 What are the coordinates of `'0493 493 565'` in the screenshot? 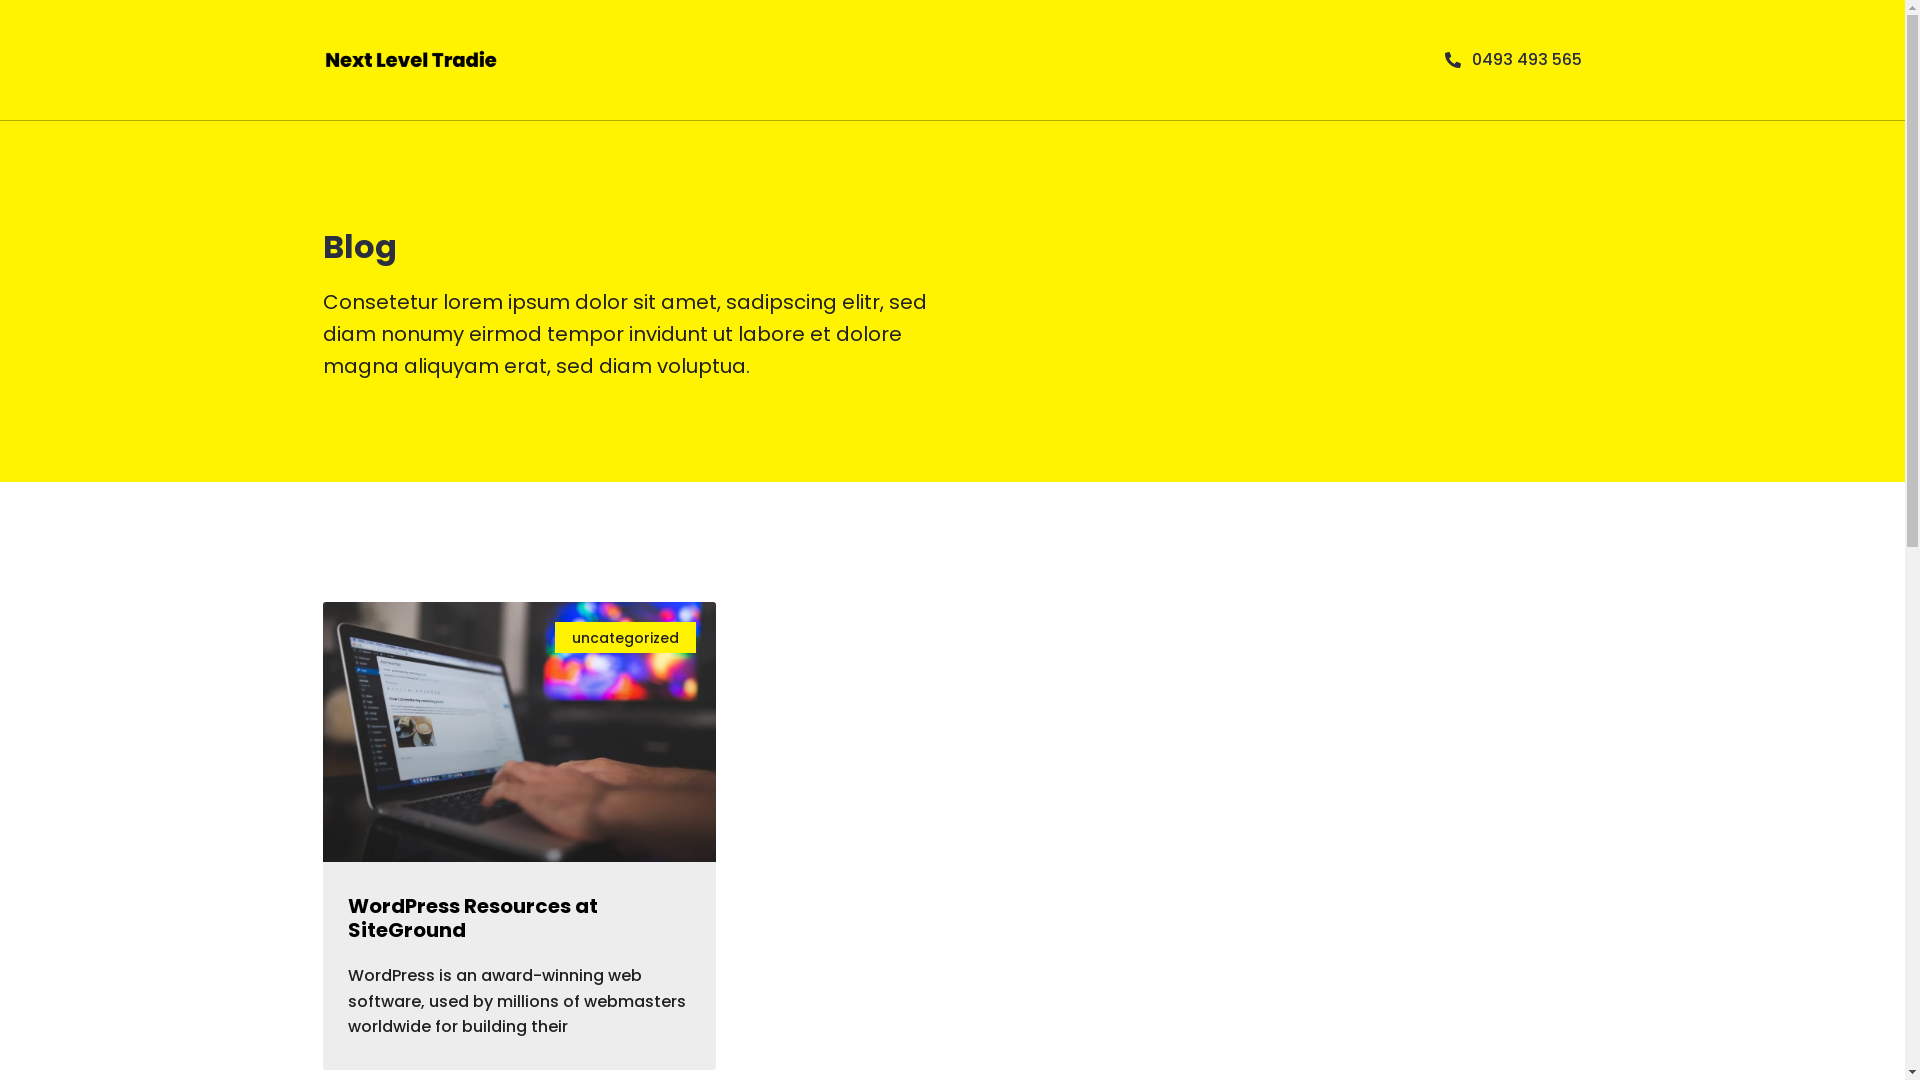 It's located at (1511, 59).